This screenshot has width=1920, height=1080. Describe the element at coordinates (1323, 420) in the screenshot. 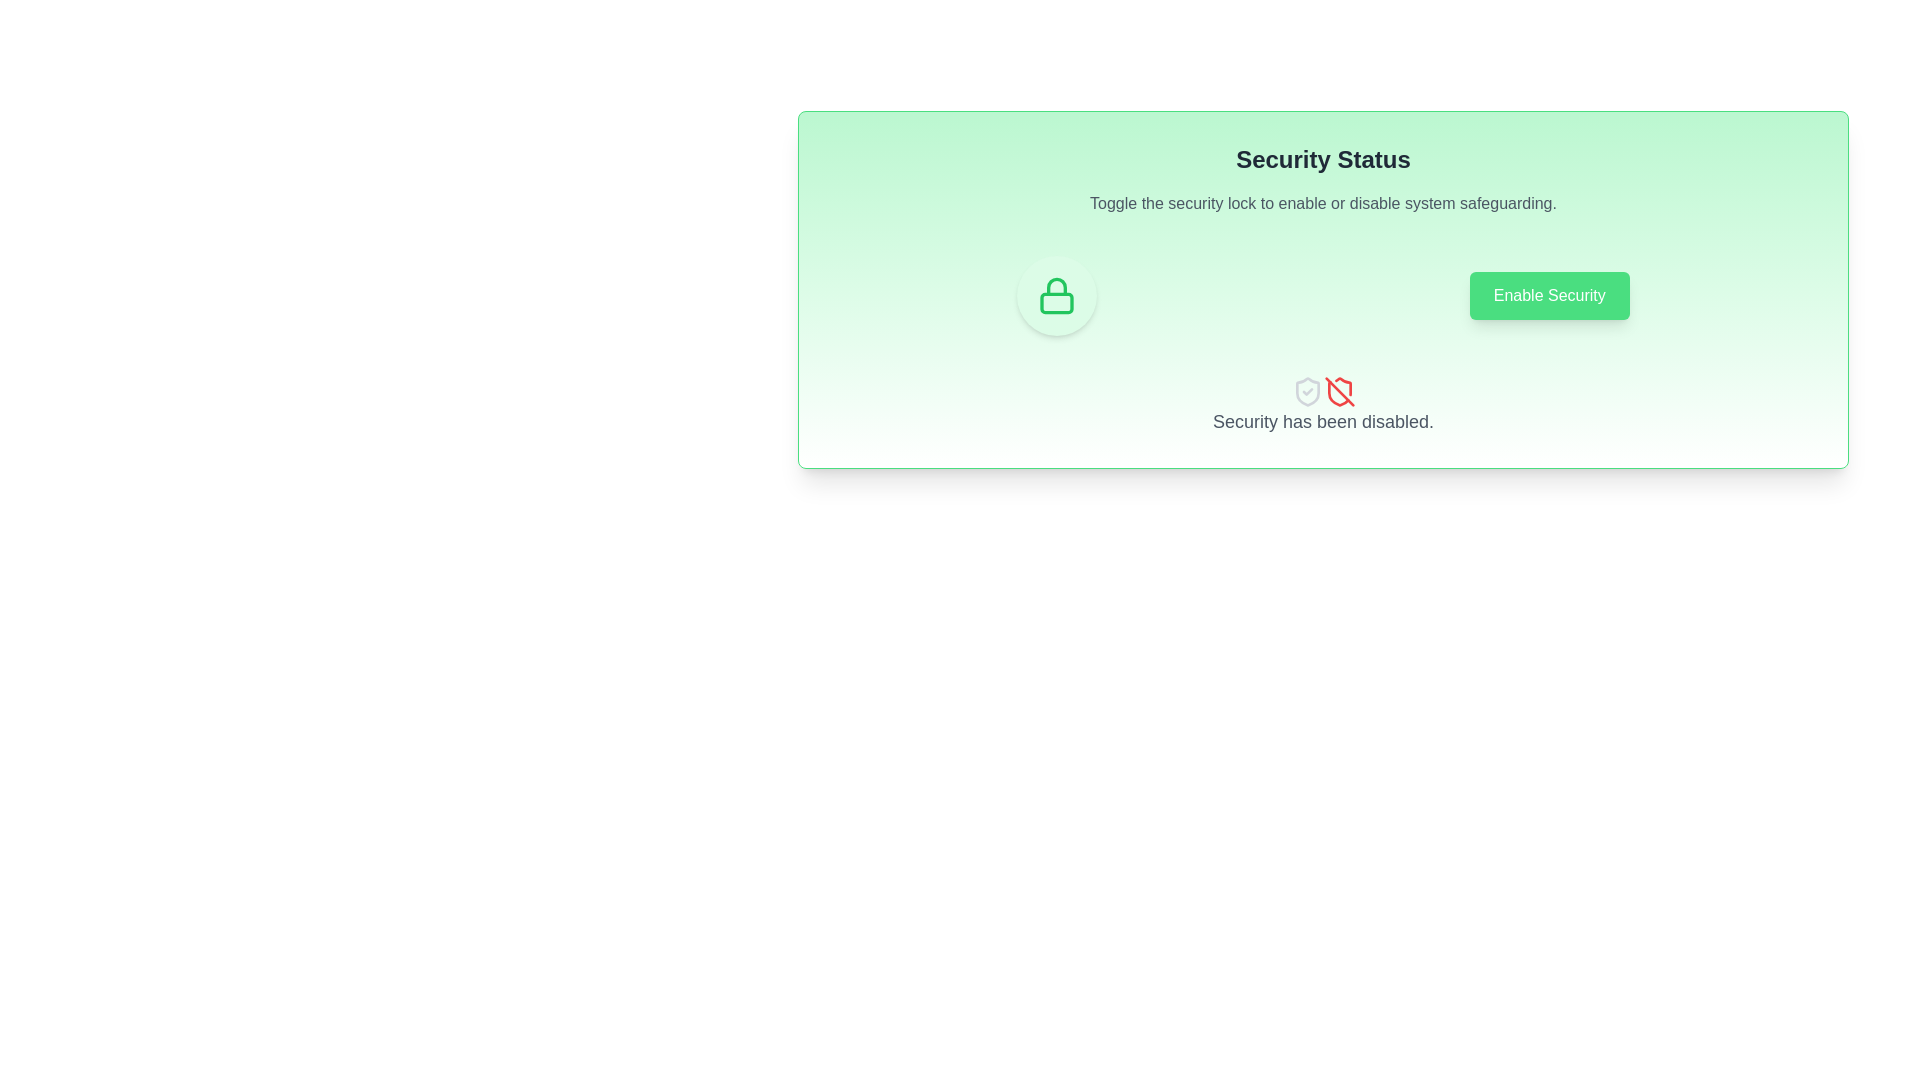

I see `the text element displaying 'Security has been disabled.' which is styled in gray and located beneath the security status icons` at that location.